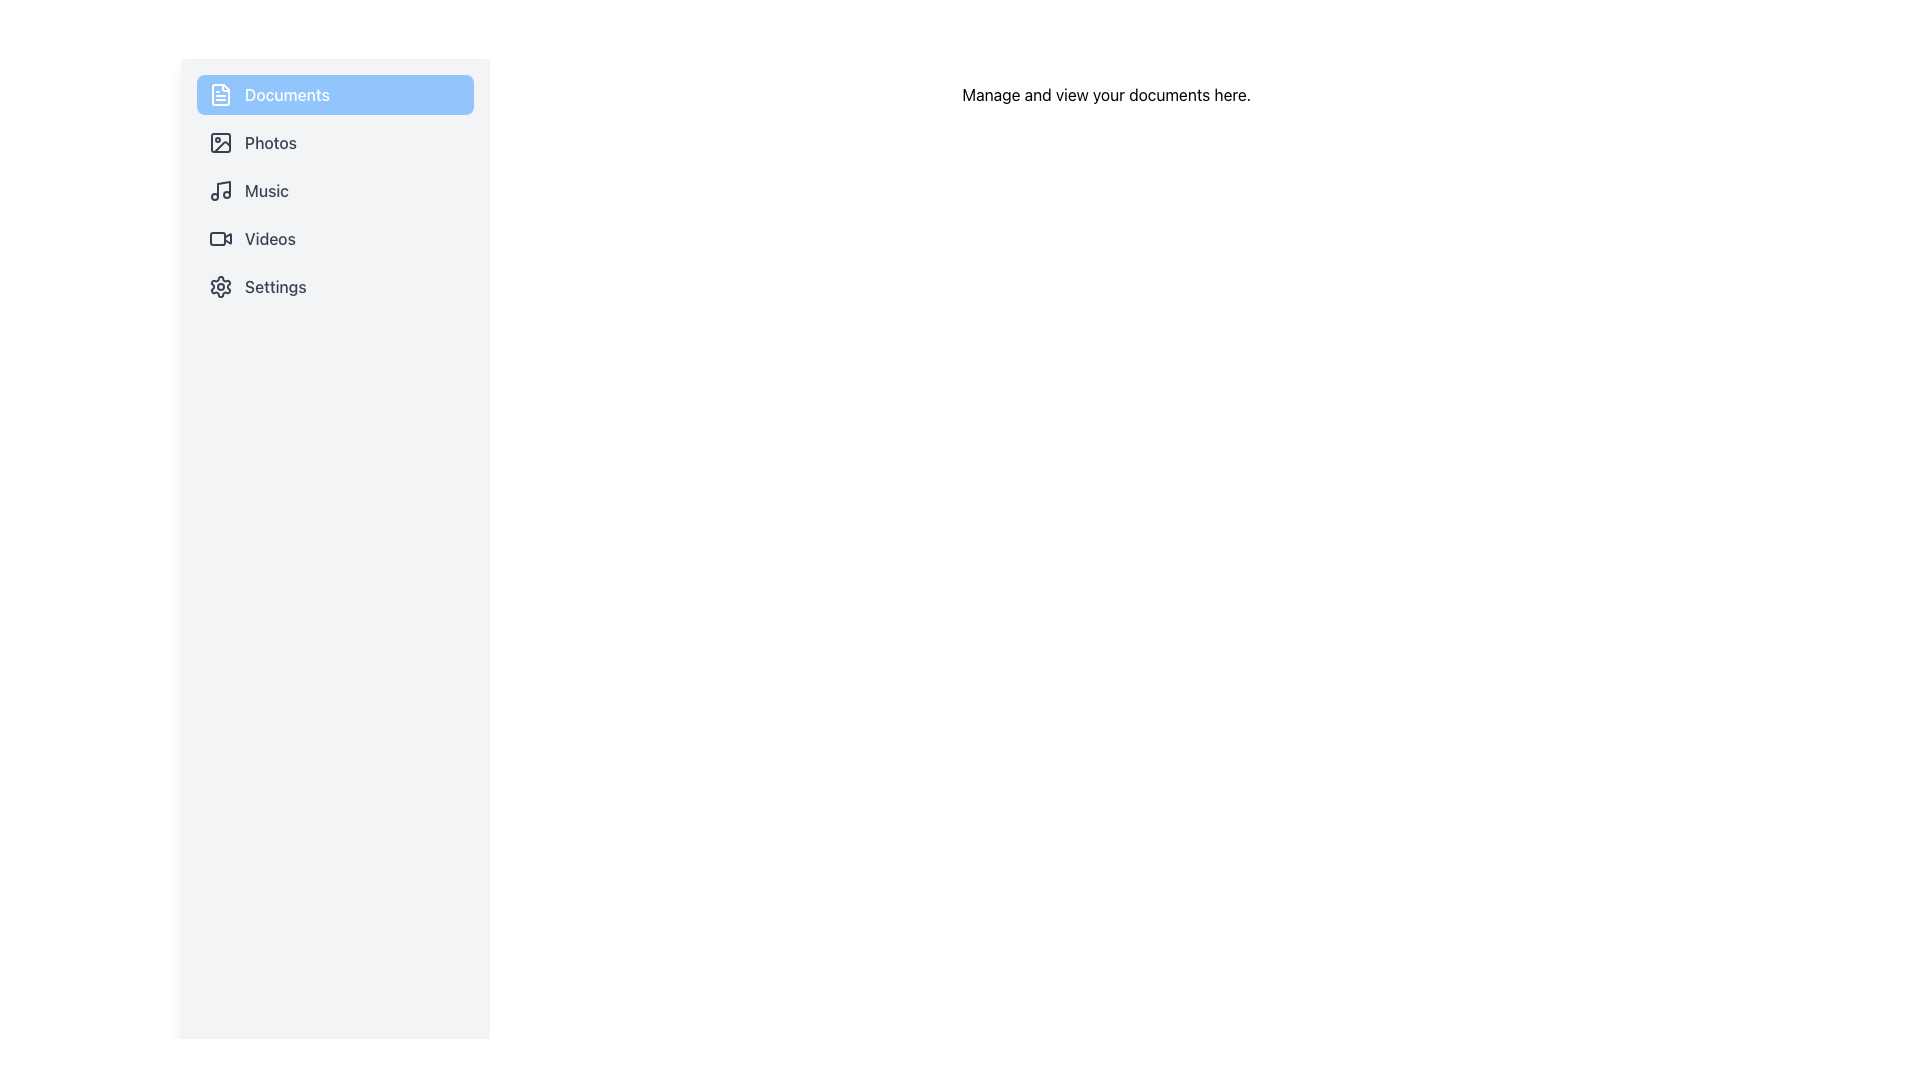 This screenshot has height=1080, width=1920. What do you see at coordinates (227, 237) in the screenshot?
I see `the triangular play icon located in the sidebar navigation menu, positioned to the left of the 'Videos' label` at bounding box center [227, 237].